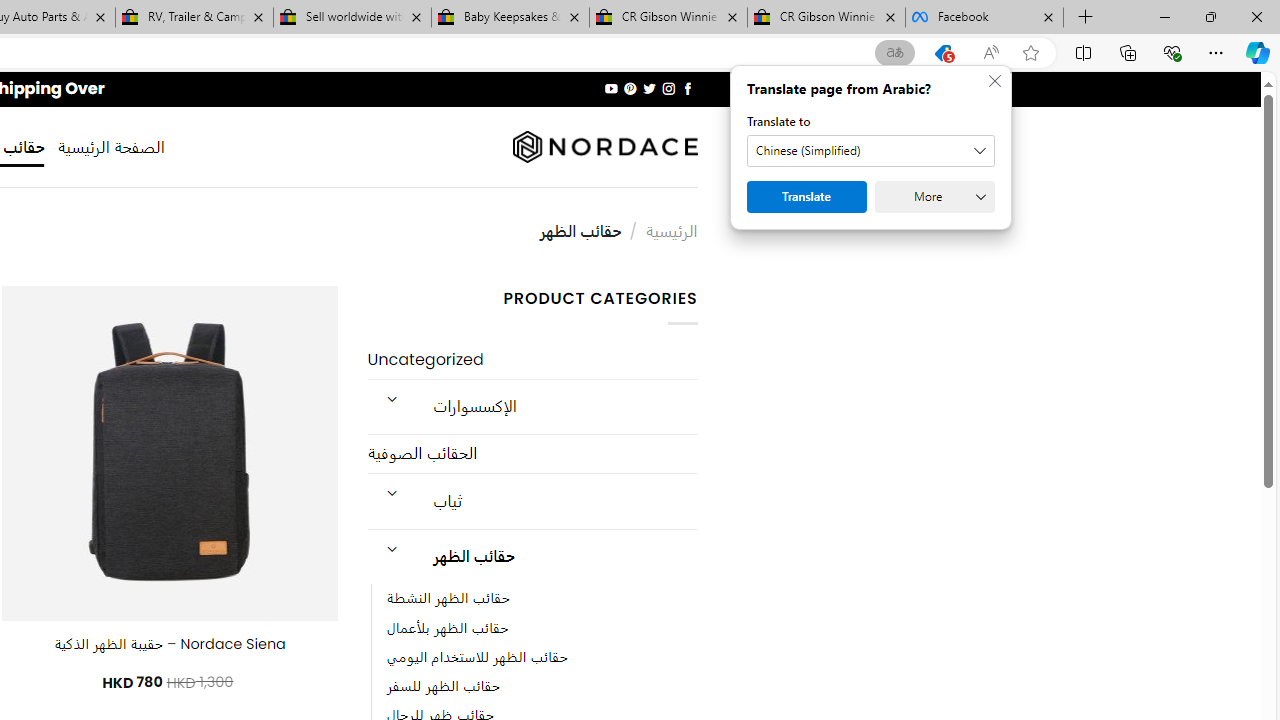 The width and height of the screenshot is (1280, 720). Describe the element at coordinates (610, 88) in the screenshot. I see `'Follow on YouTube'` at that location.